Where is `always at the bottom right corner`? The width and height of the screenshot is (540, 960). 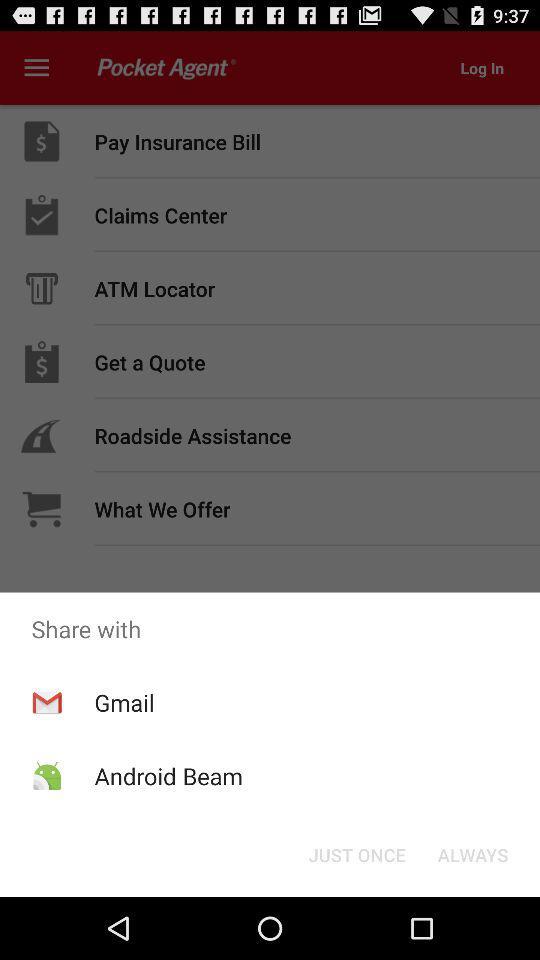
always at the bottom right corner is located at coordinates (472, 853).